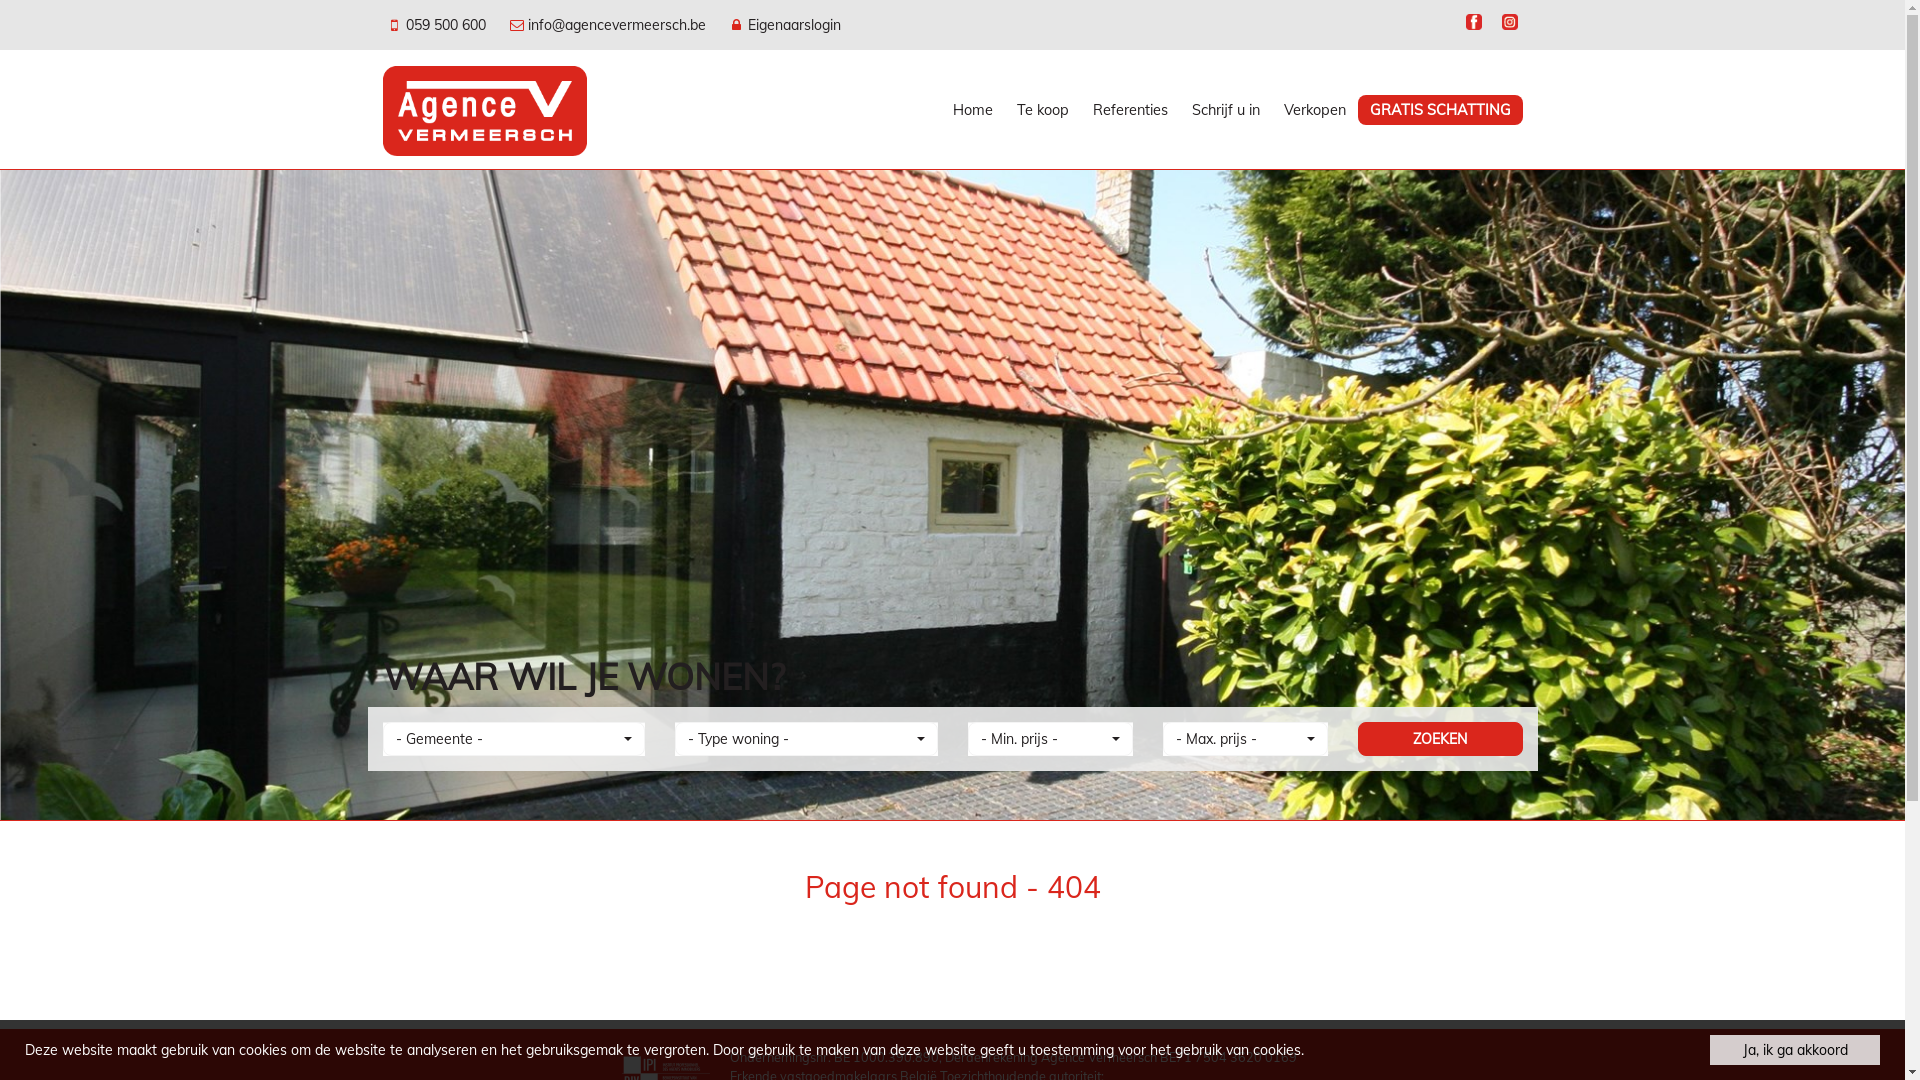 This screenshot has width=1920, height=1080. I want to click on 'ZOEKEN', so click(1440, 739).